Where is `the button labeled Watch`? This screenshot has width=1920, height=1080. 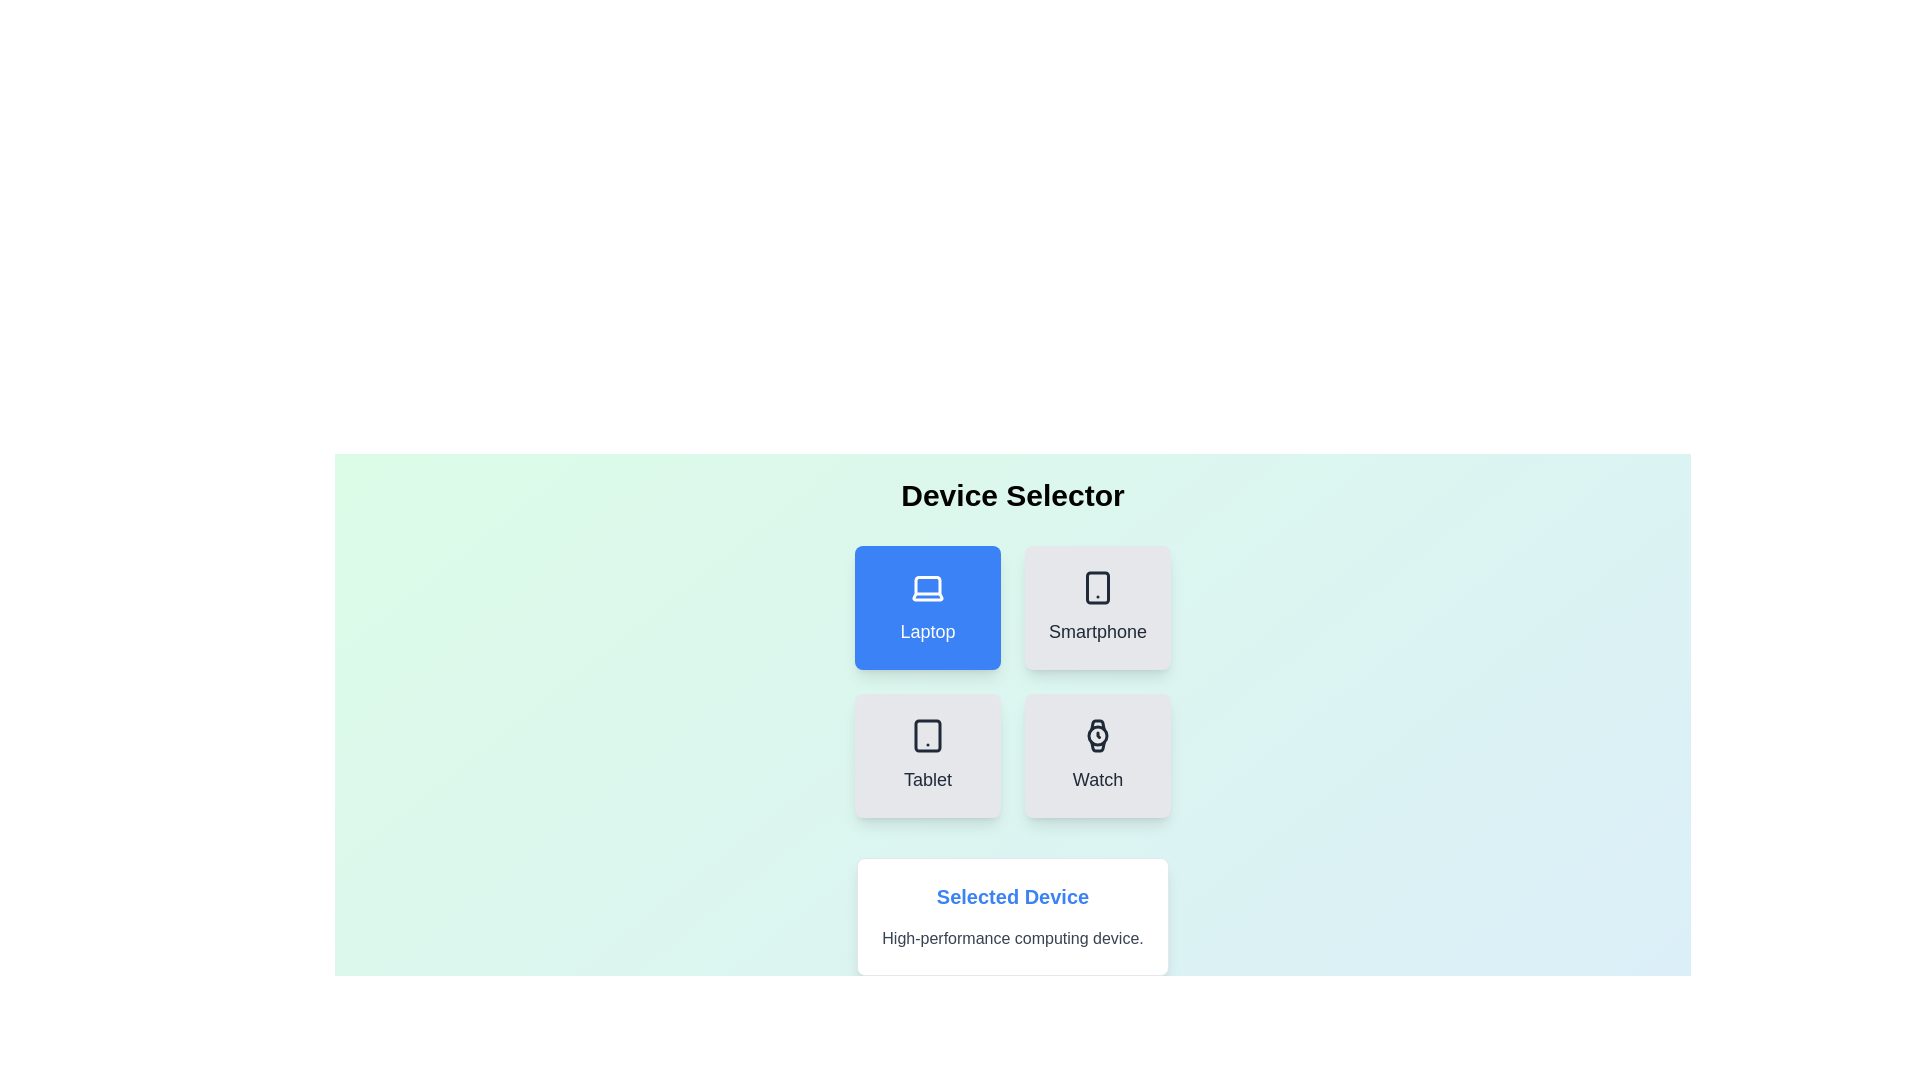
the button labeled Watch is located at coordinates (1097, 756).